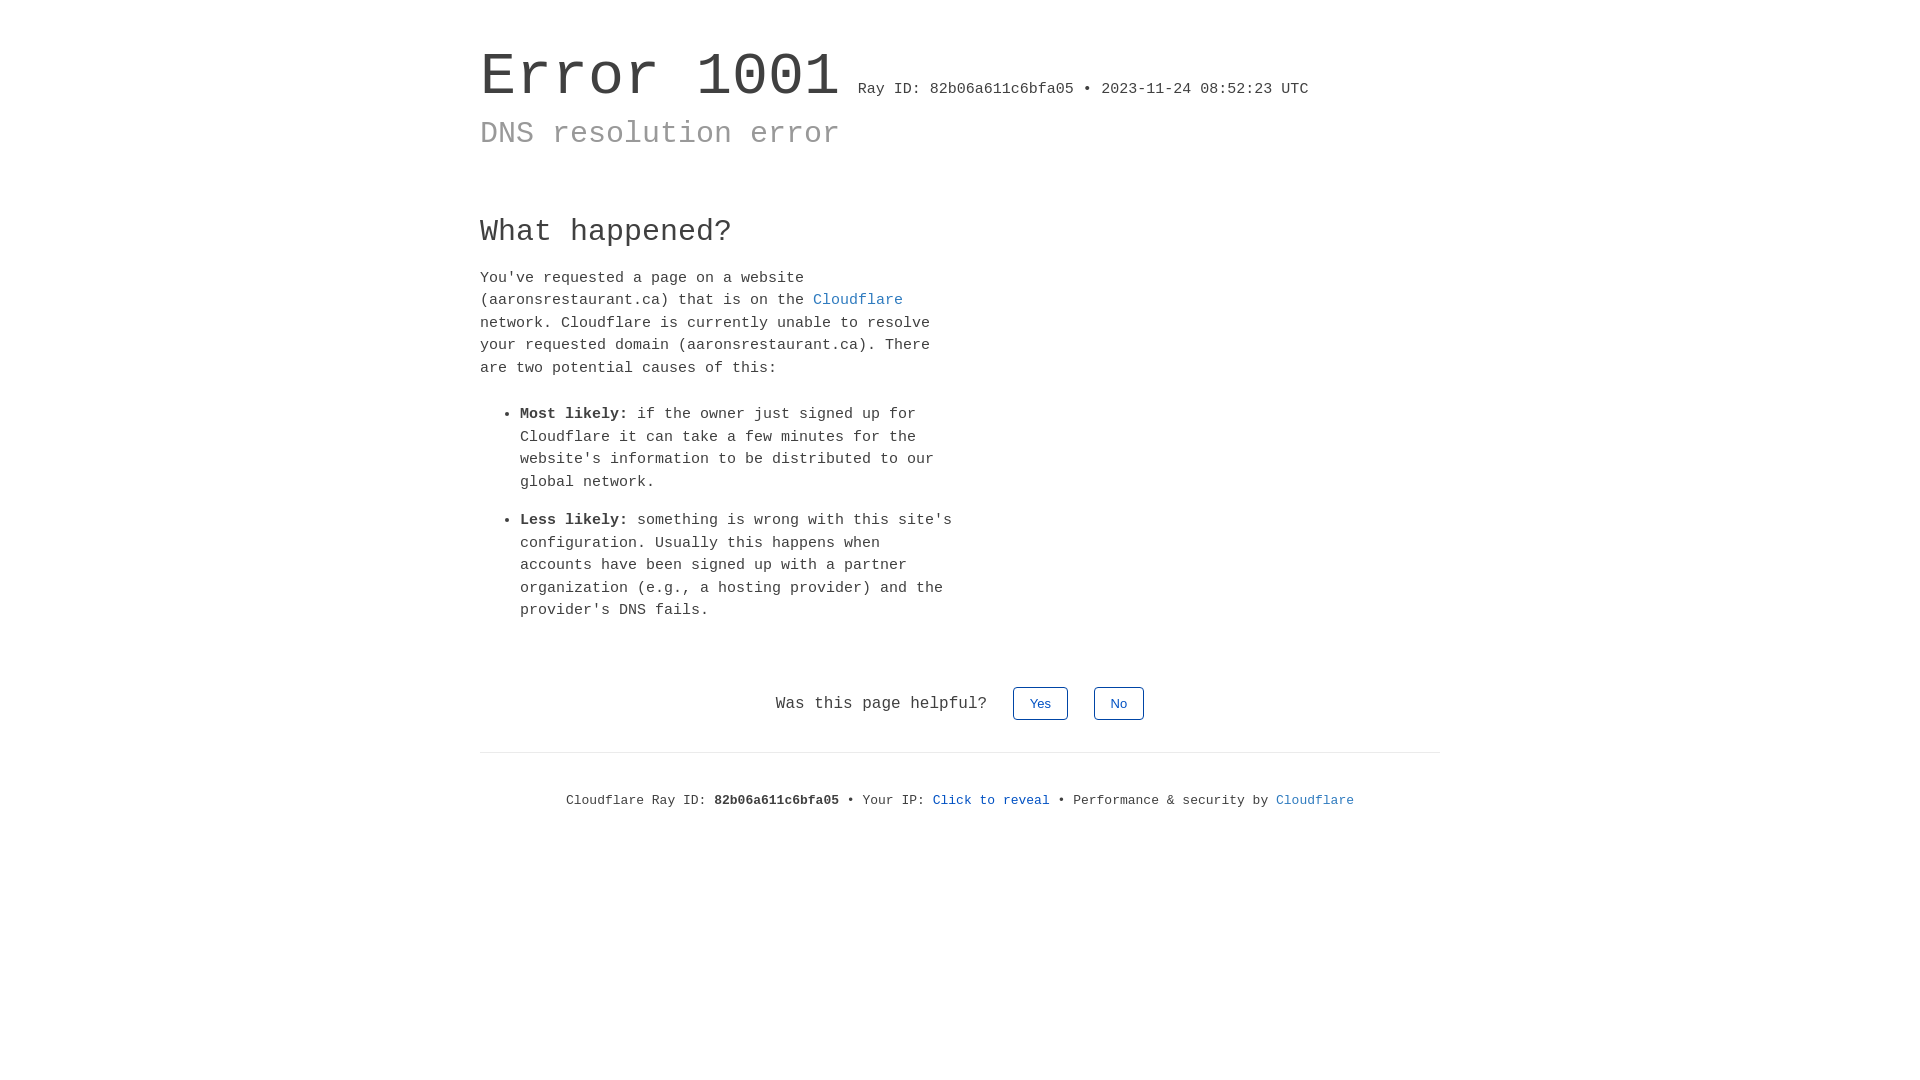 The width and height of the screenshot is (1920, 1080). Describe the element at coordinates (1118, 701) in the screenshot. I see `'No'` at that location.